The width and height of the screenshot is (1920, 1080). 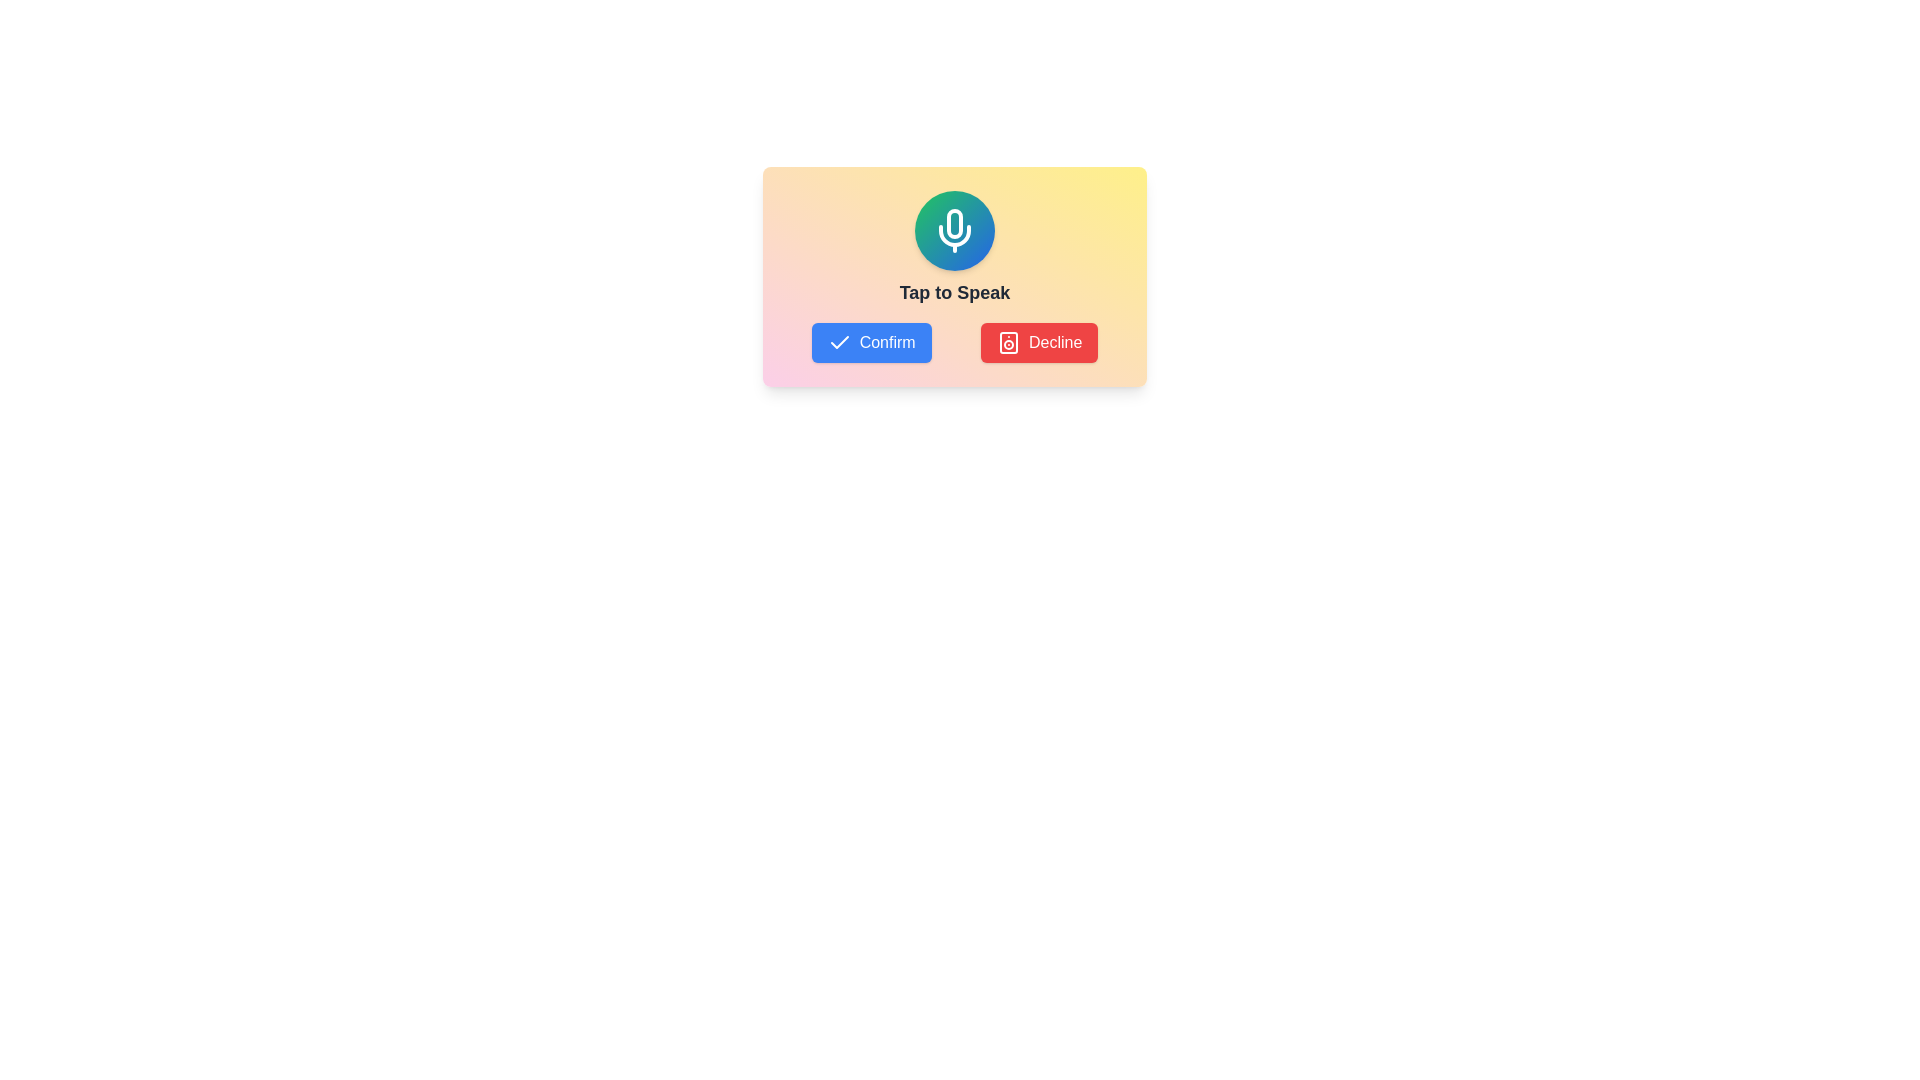 What do you see at coordinates (954, 230) in the screenshot?
I see `the microphone button located in the center of the yellow panel at the top, which activates the voice input or recording function` at bounding box center [954, 230].